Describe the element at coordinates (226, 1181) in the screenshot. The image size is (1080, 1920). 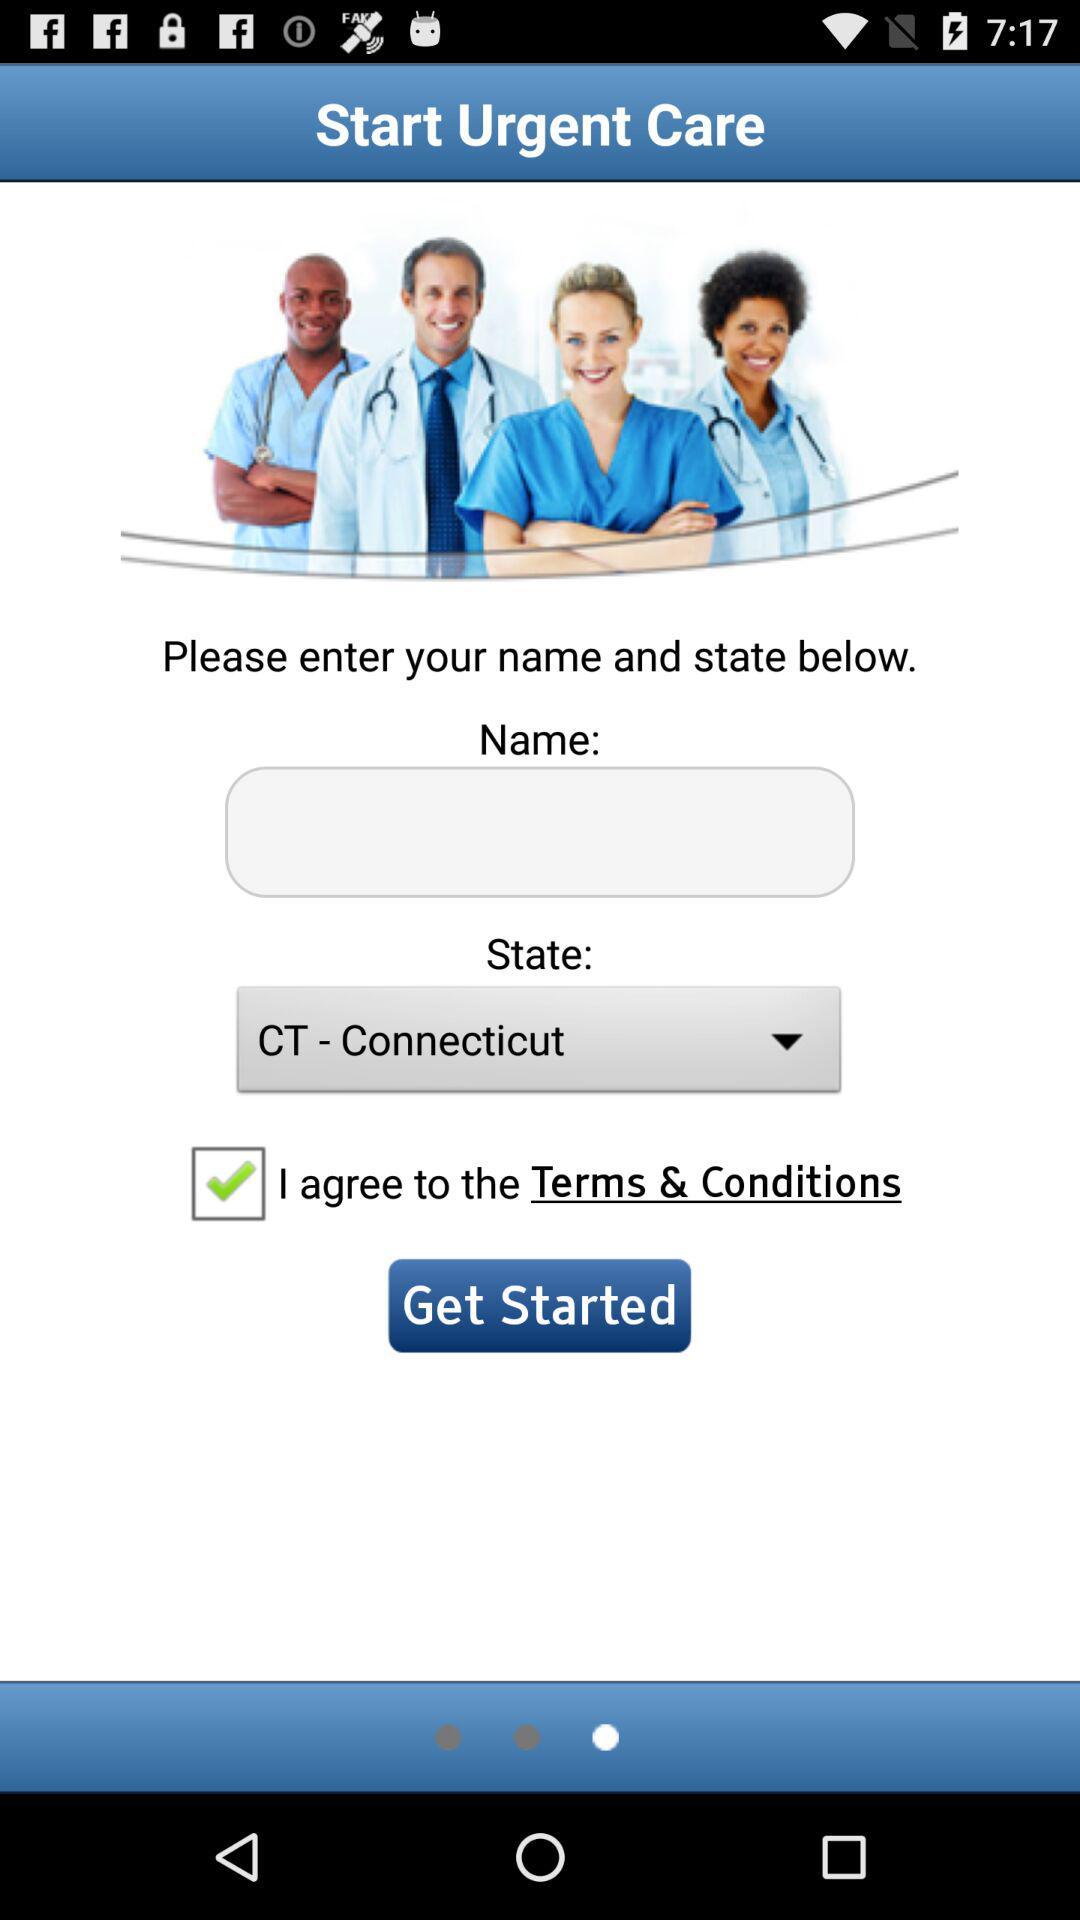
I see `check to agree to terms condtions` at that location.